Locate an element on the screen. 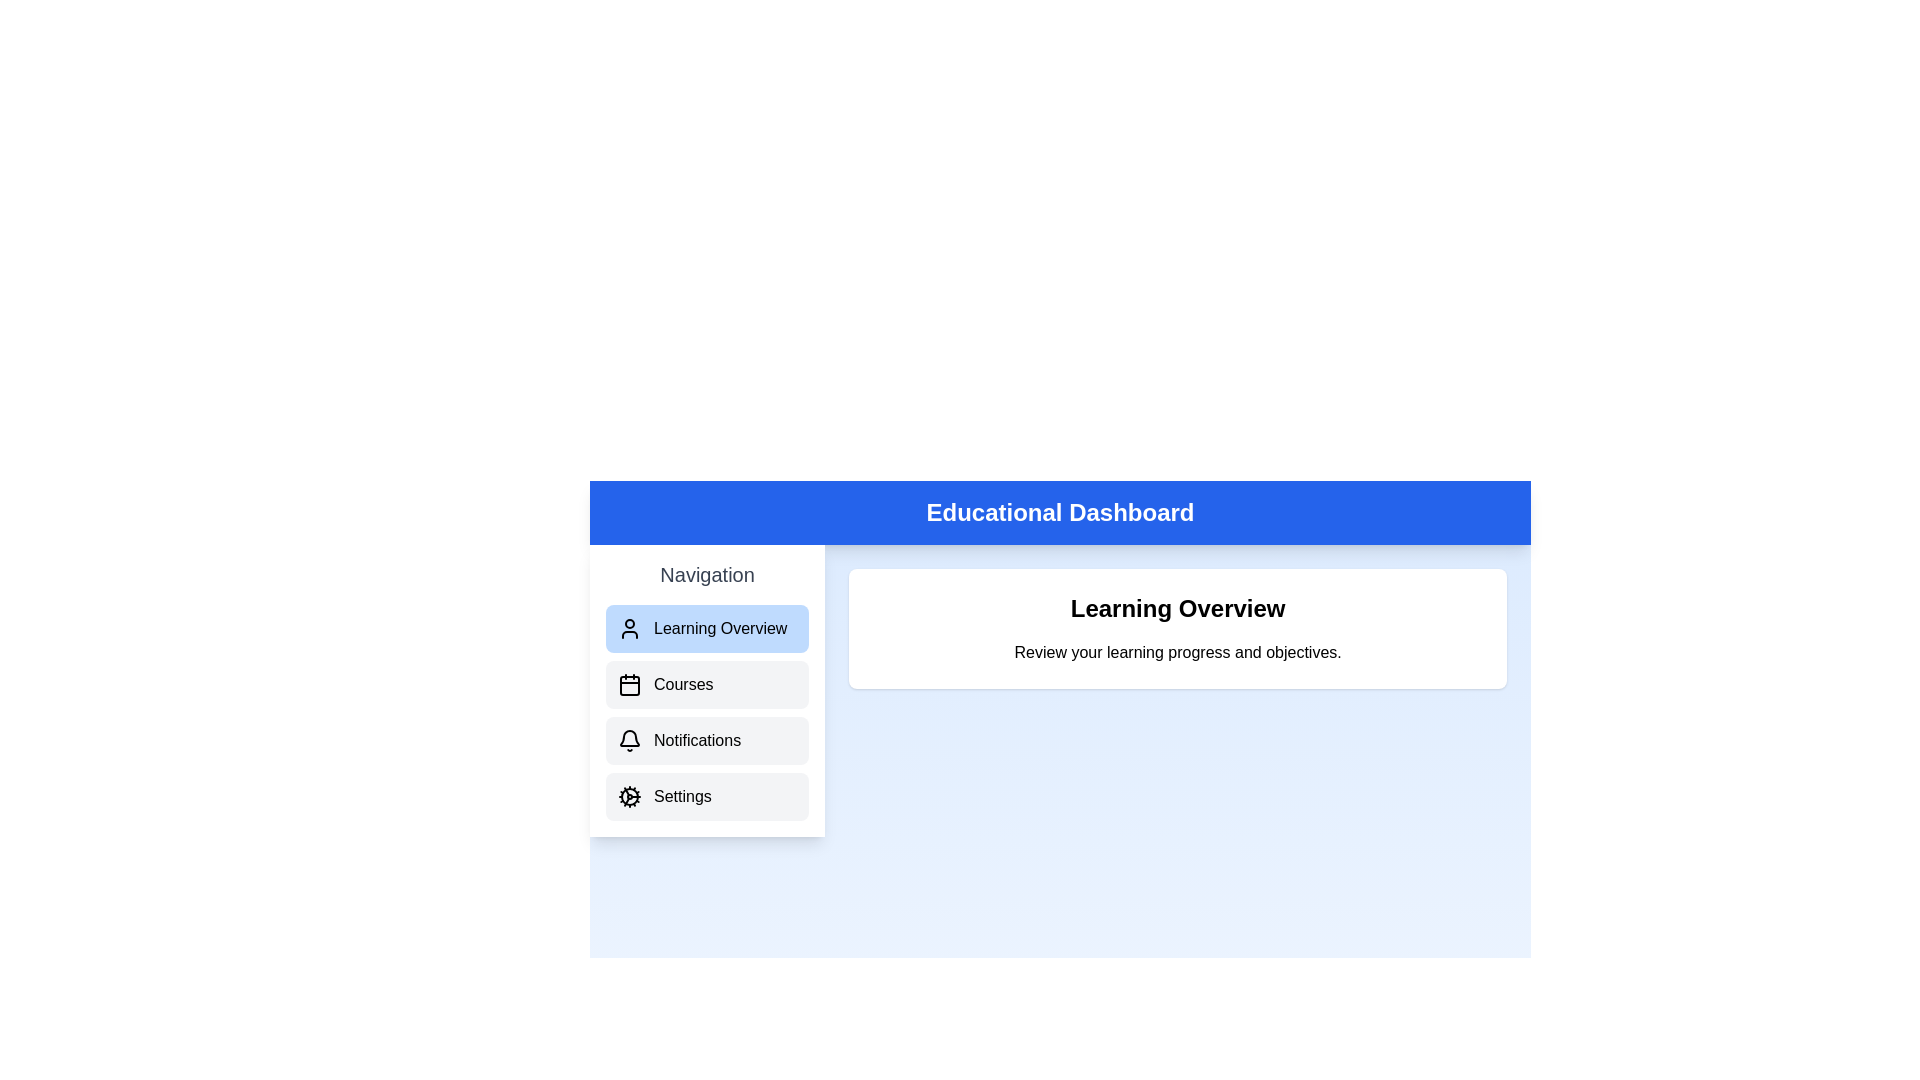 Image resolution: width=1920 pixels, height=1080 pixels. the sidebar option corresponding to Learning Overview to navigate to that section is located at coordinates (707, 627).